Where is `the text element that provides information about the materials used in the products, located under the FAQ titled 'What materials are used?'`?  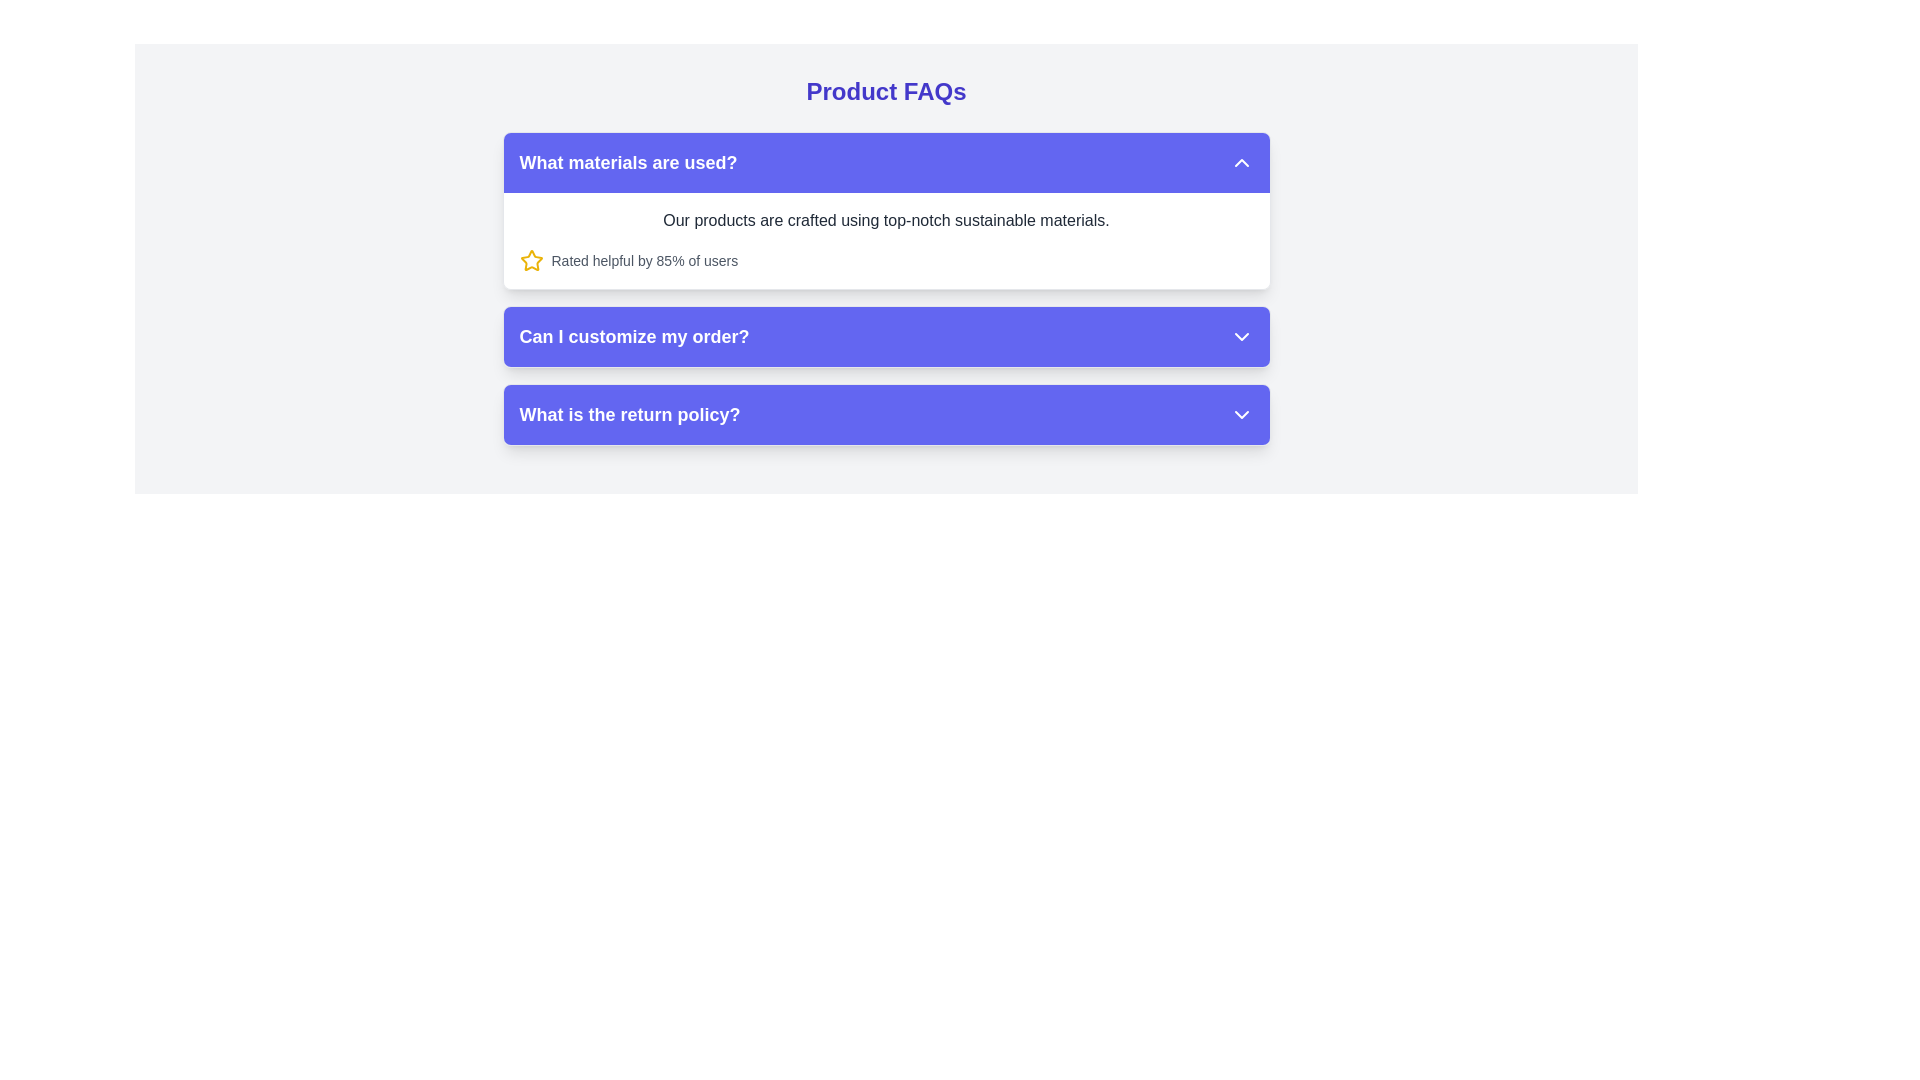 the text element that provides information about the materials used in the products, located under the FAQ titled 'What materials are used?' is located at coordinates (885, 220).